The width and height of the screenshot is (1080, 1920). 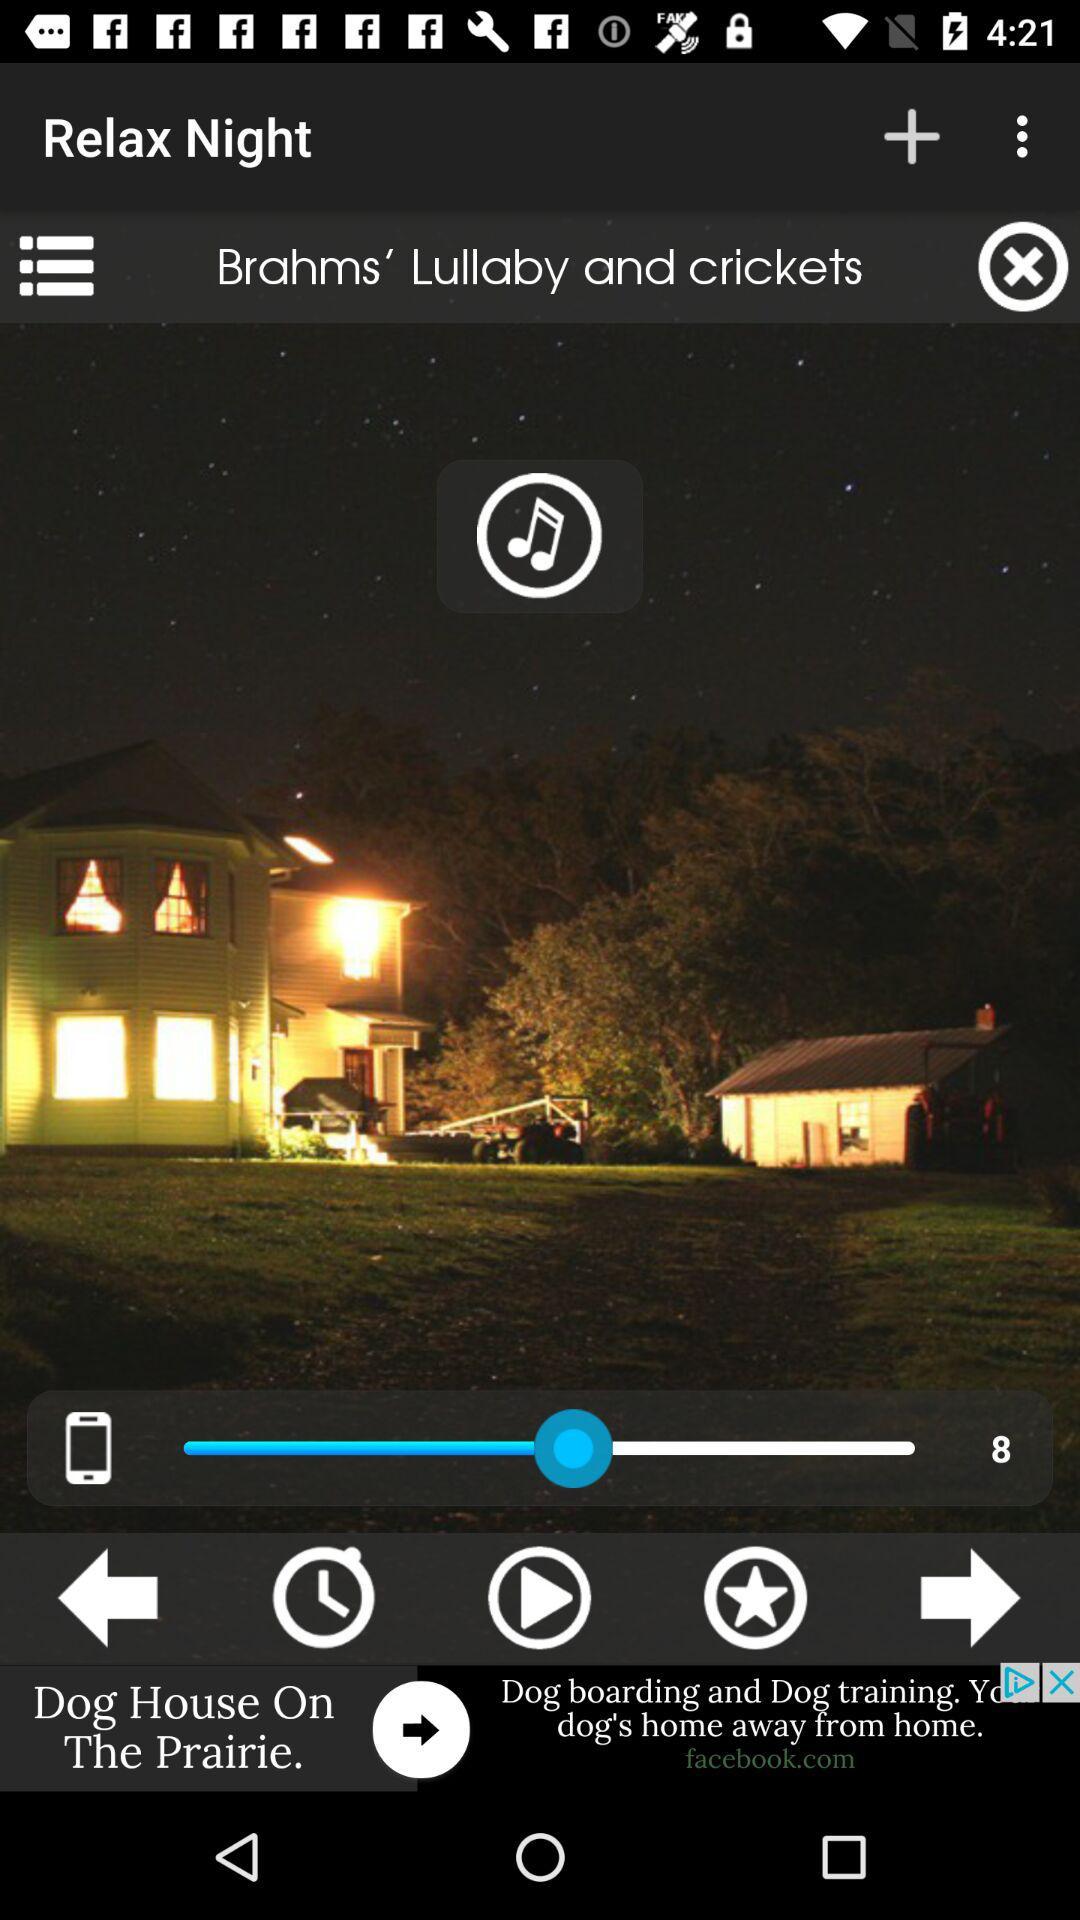 I want to click on favorite icon, so click(x=755, y=1597).